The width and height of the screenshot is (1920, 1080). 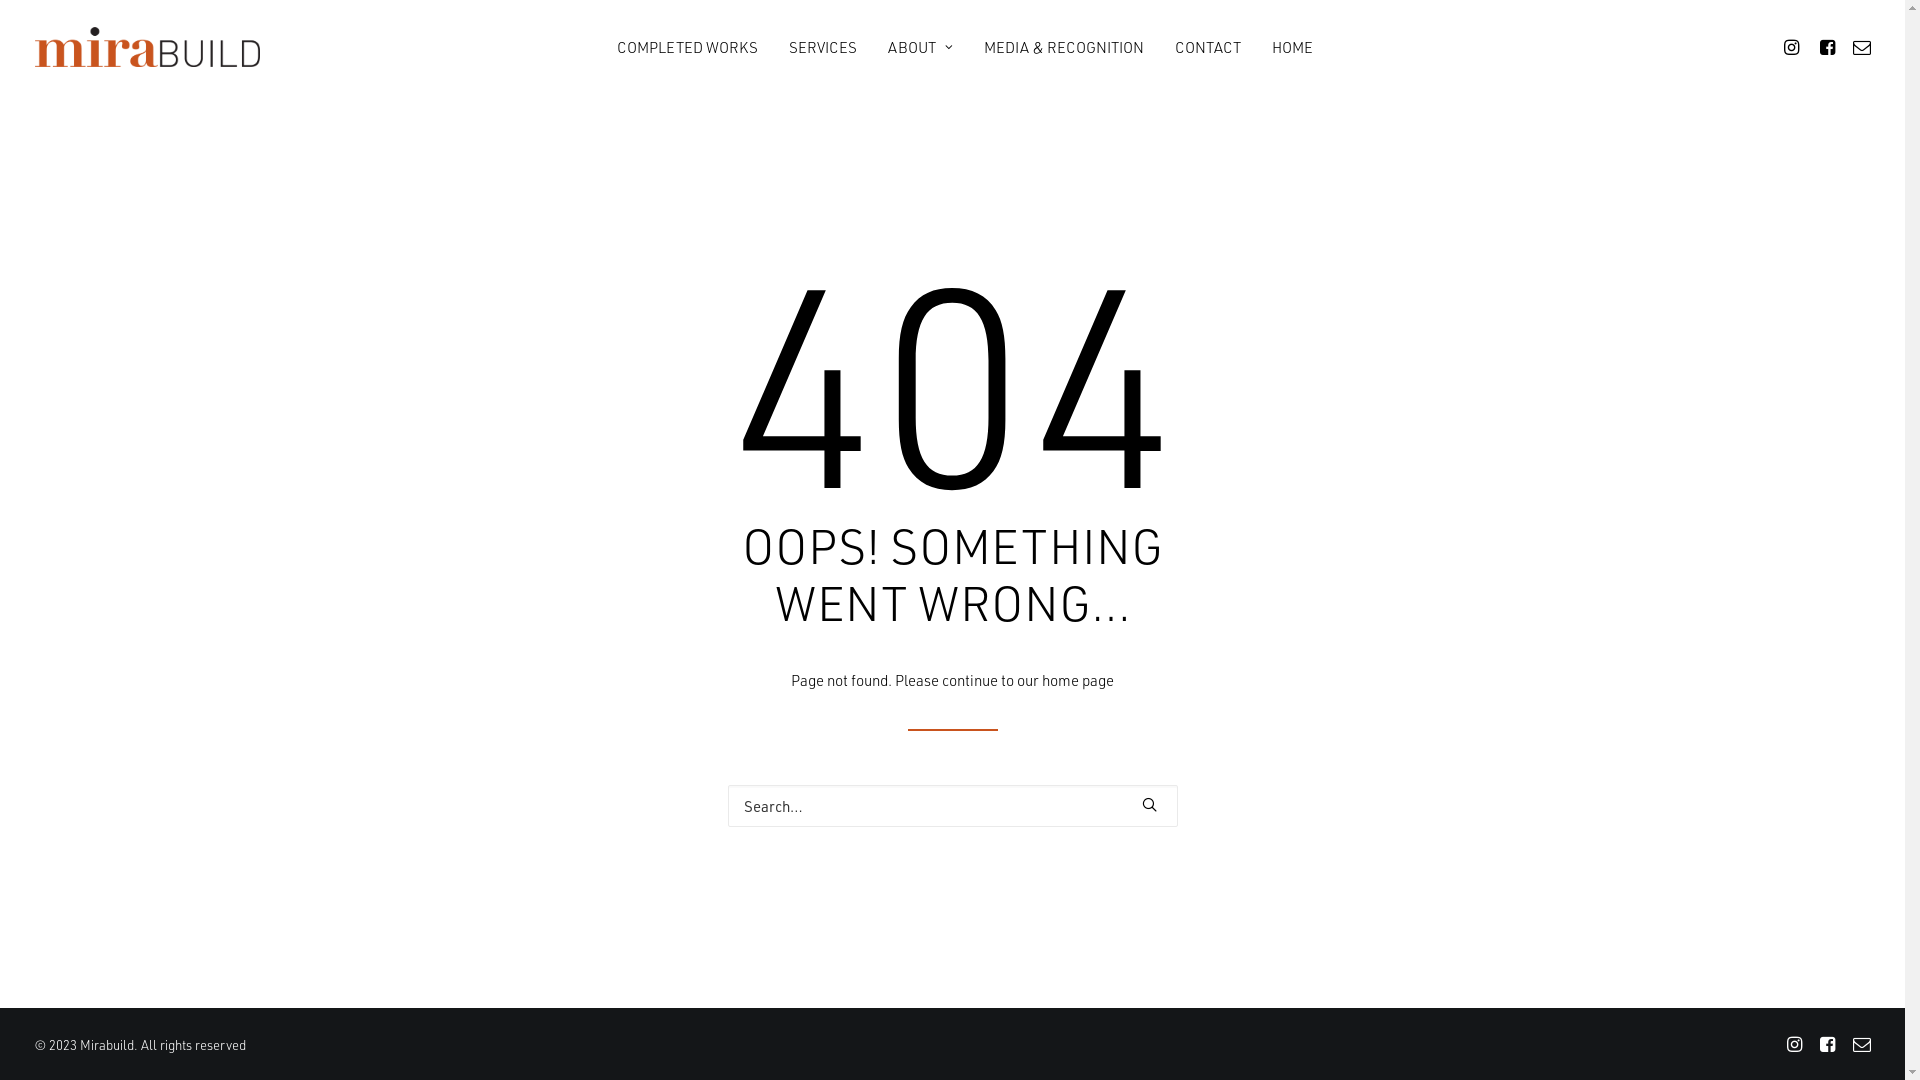 I want to click on 'MEDIA & RECOGNITION', so click(x=969, y=45).